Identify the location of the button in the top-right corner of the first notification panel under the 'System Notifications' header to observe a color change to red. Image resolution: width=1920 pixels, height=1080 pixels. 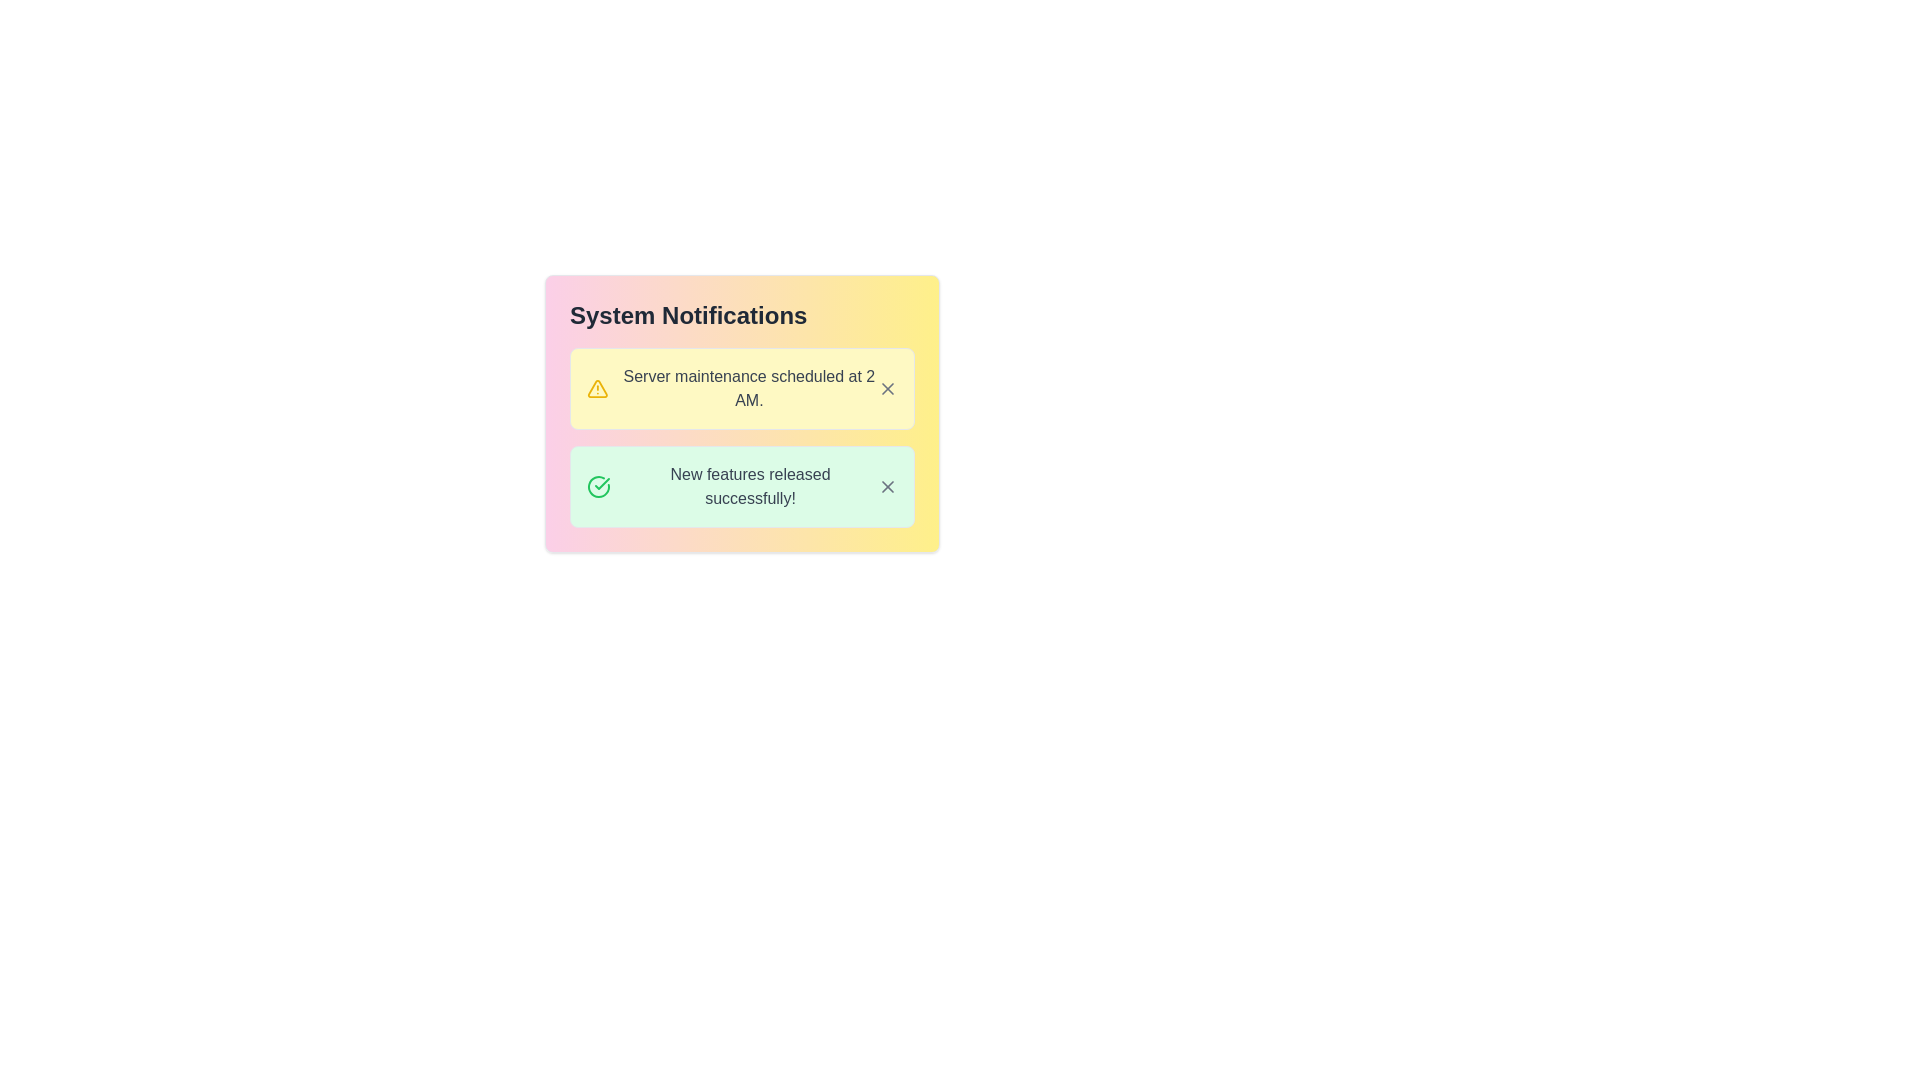
(887, 389).